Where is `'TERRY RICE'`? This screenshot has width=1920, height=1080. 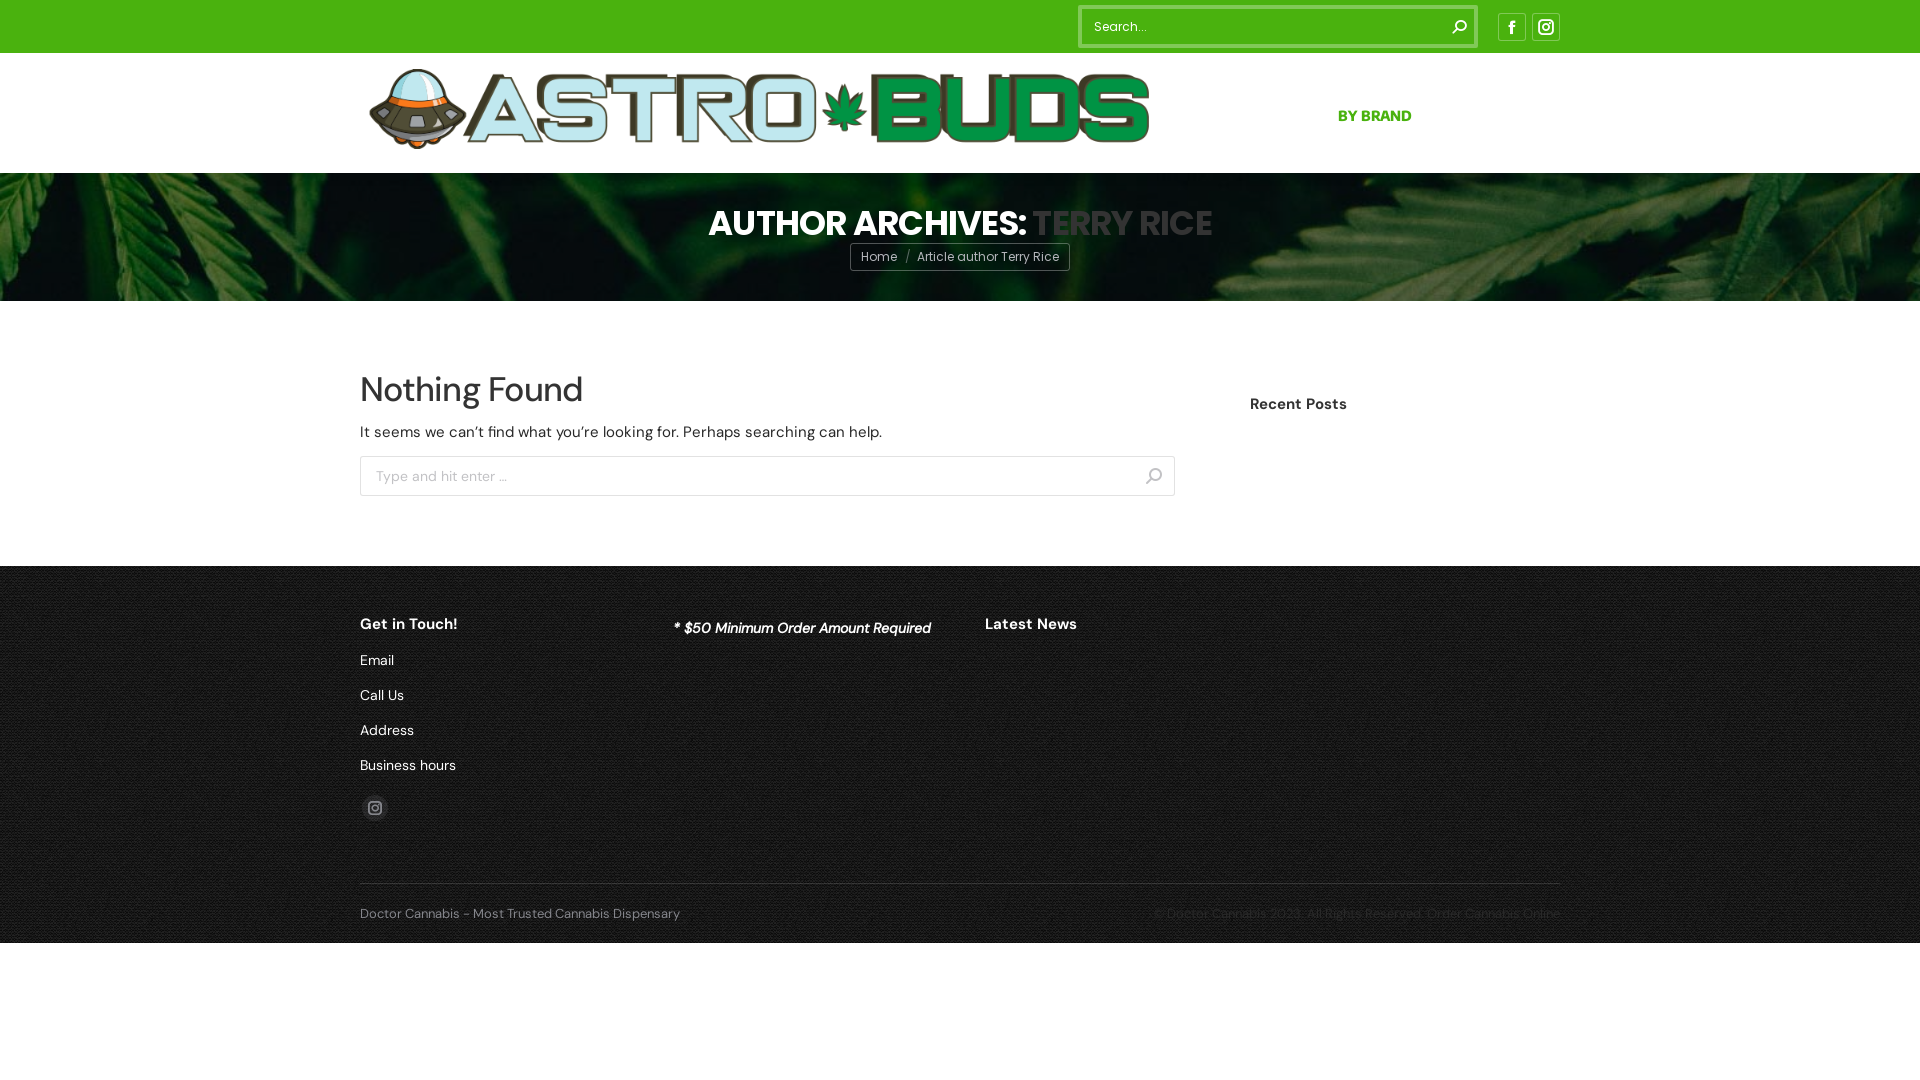
'TERRY RICE' is located at coordinates (1122, 223).